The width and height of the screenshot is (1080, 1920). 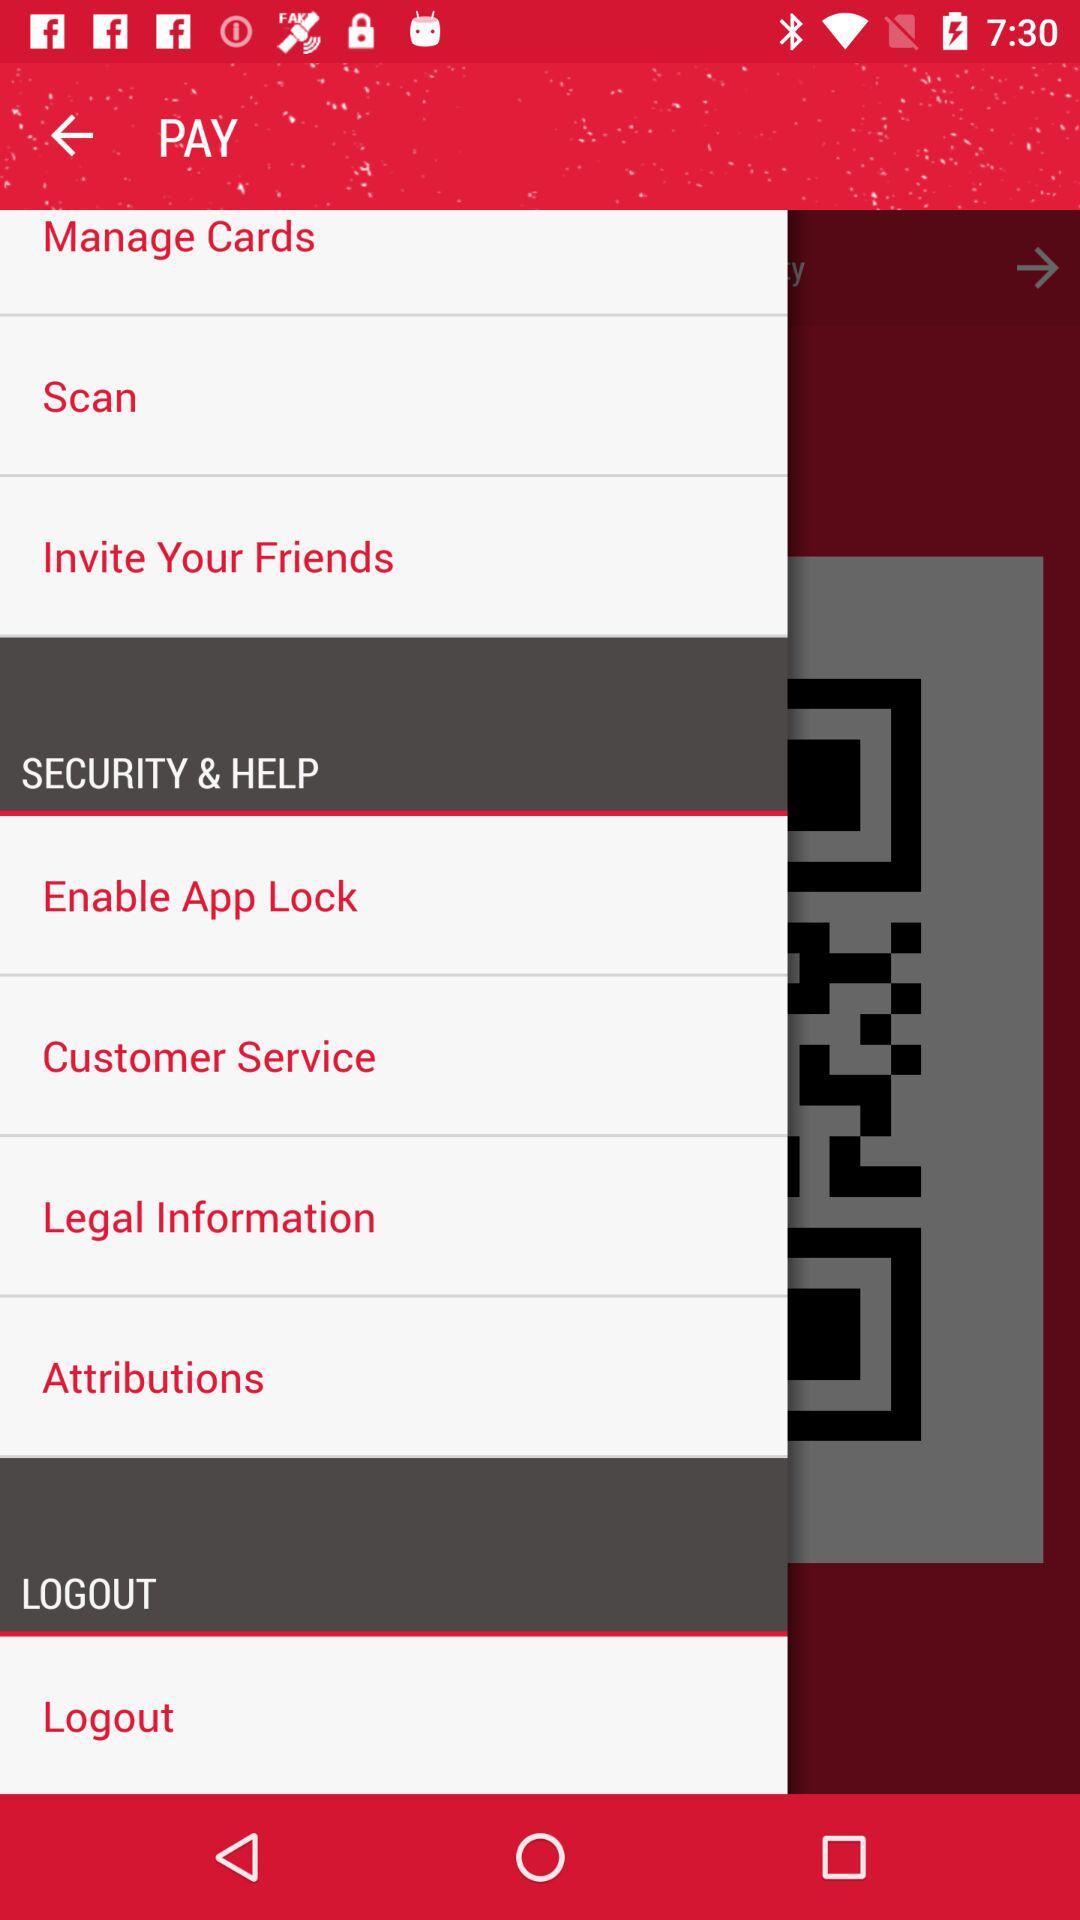 What do you see at coordinates (393, 1375) in the screenshot?
I see `the attributions item` at bounding box center [393, 1375].